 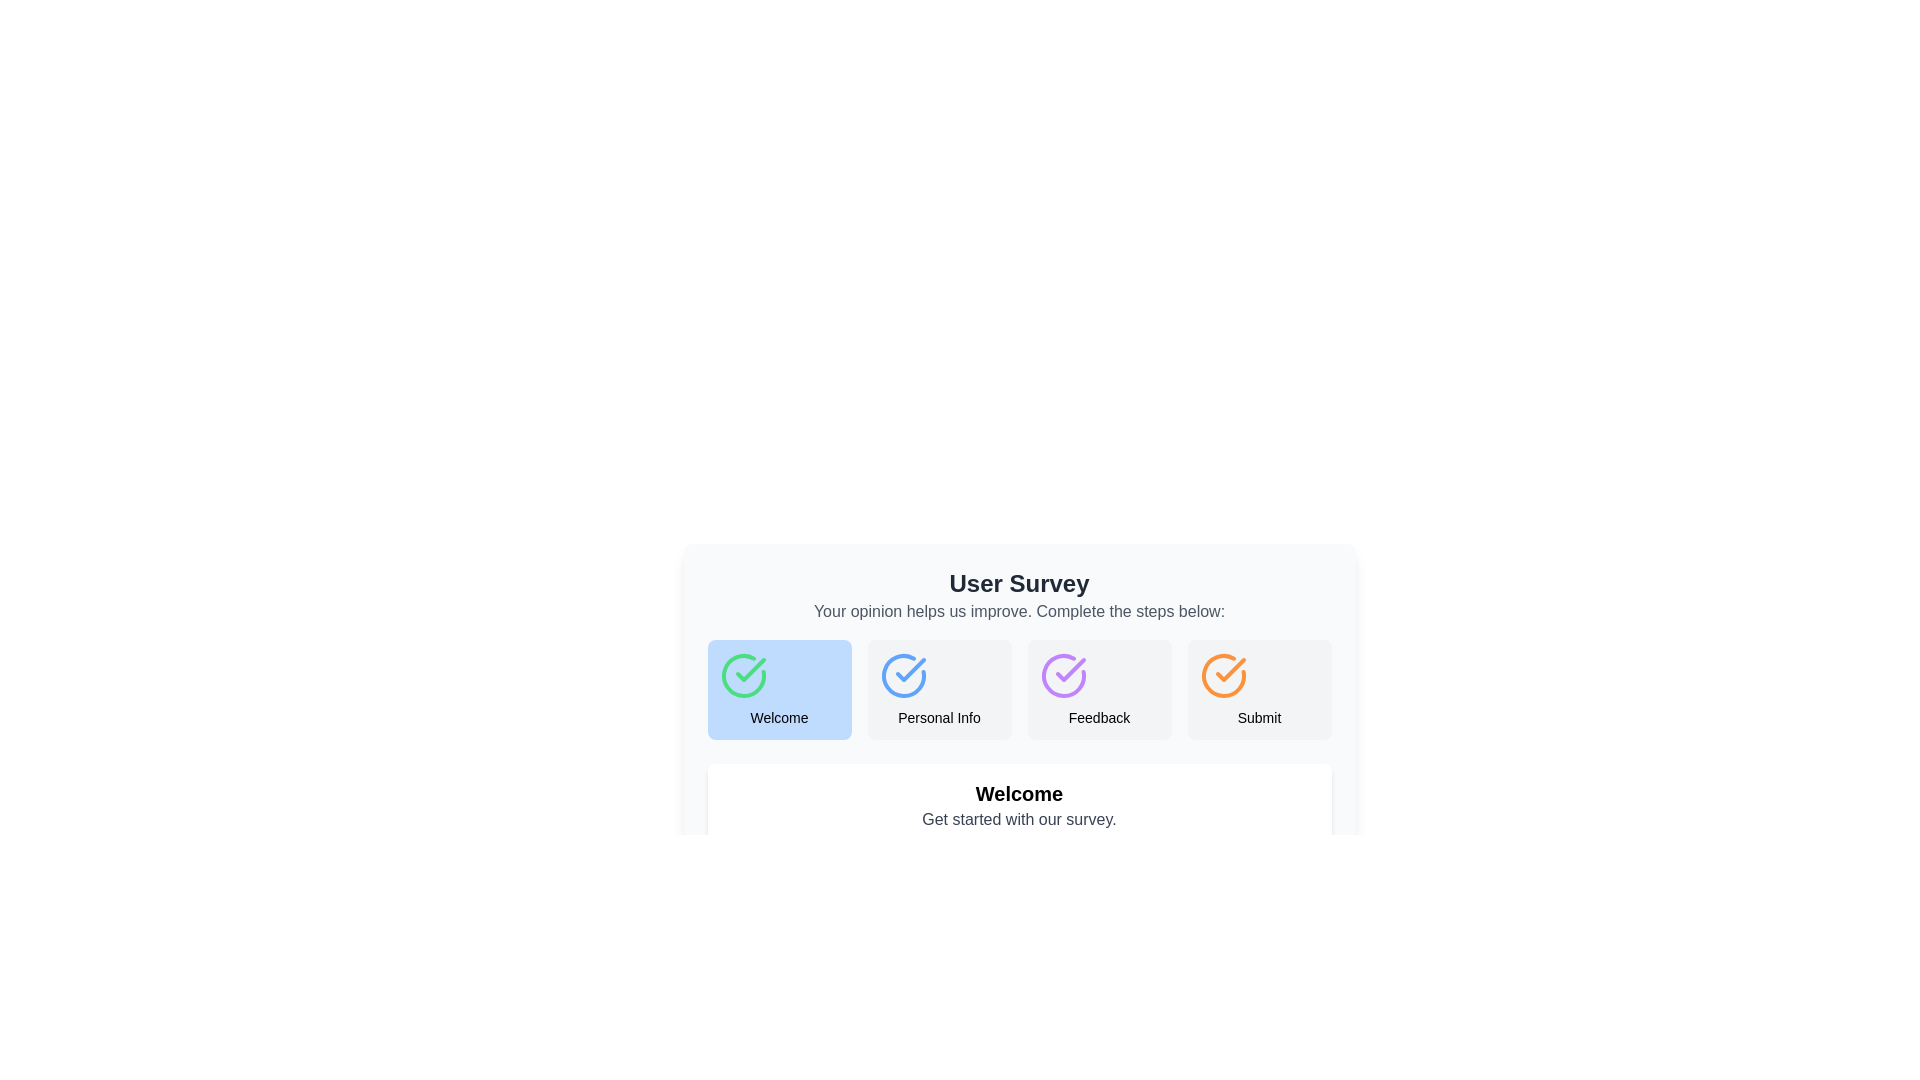 What do you see at coordinates (1019, 793) in the screenshot?
I see `the bold, large-sized static text displaying 'Welcome' that is centered at the top of a white card section` at bounding box center [1019, 793].